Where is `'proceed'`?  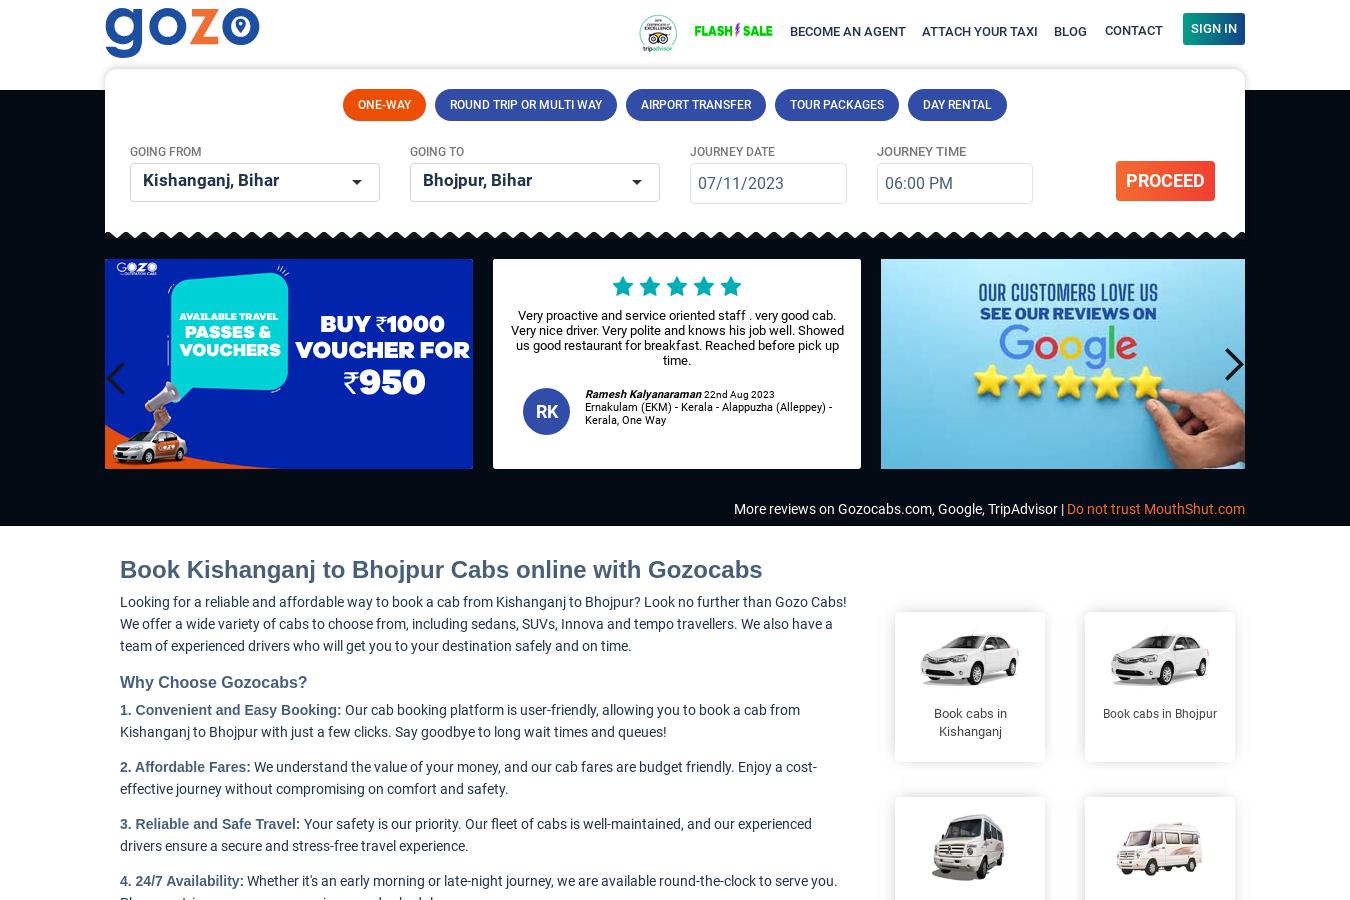 'proceed' is located at coordinates (1124, 180).